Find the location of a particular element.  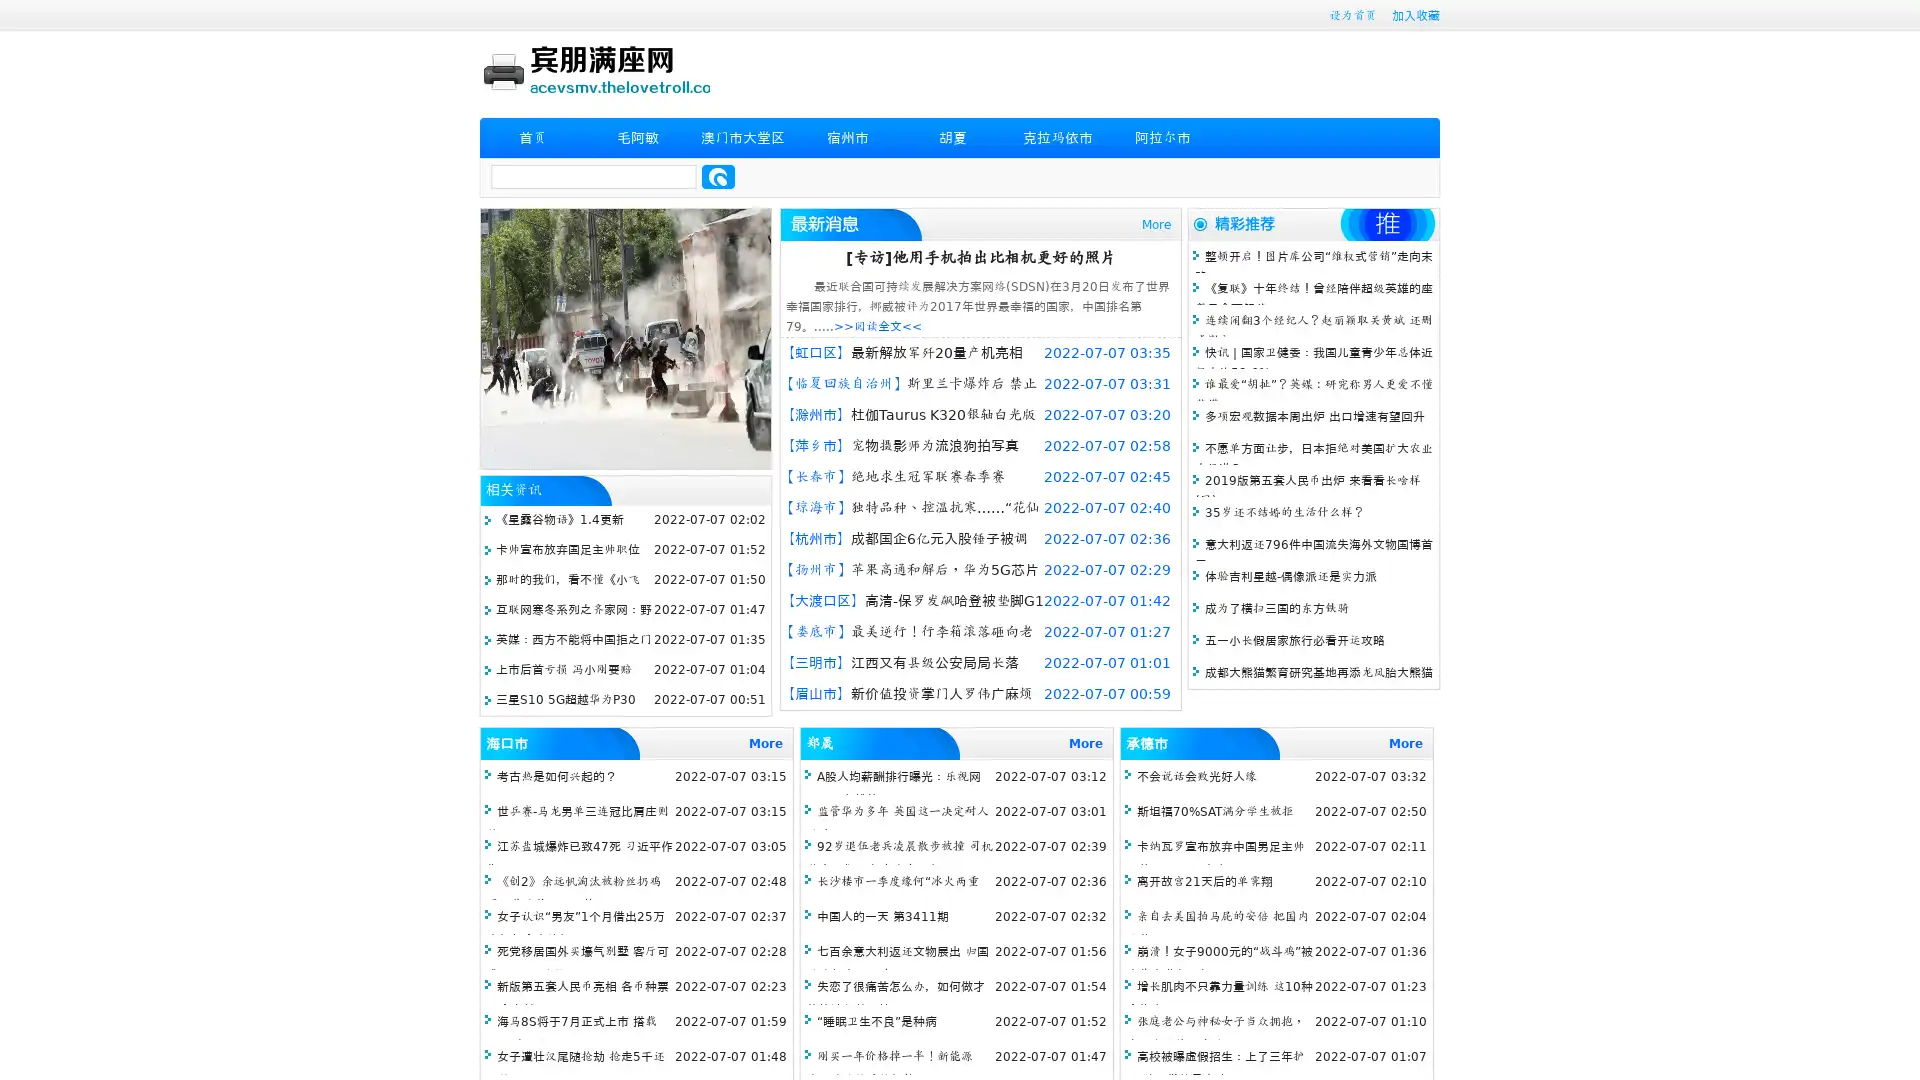

Search is located at coordinates (718, 176).